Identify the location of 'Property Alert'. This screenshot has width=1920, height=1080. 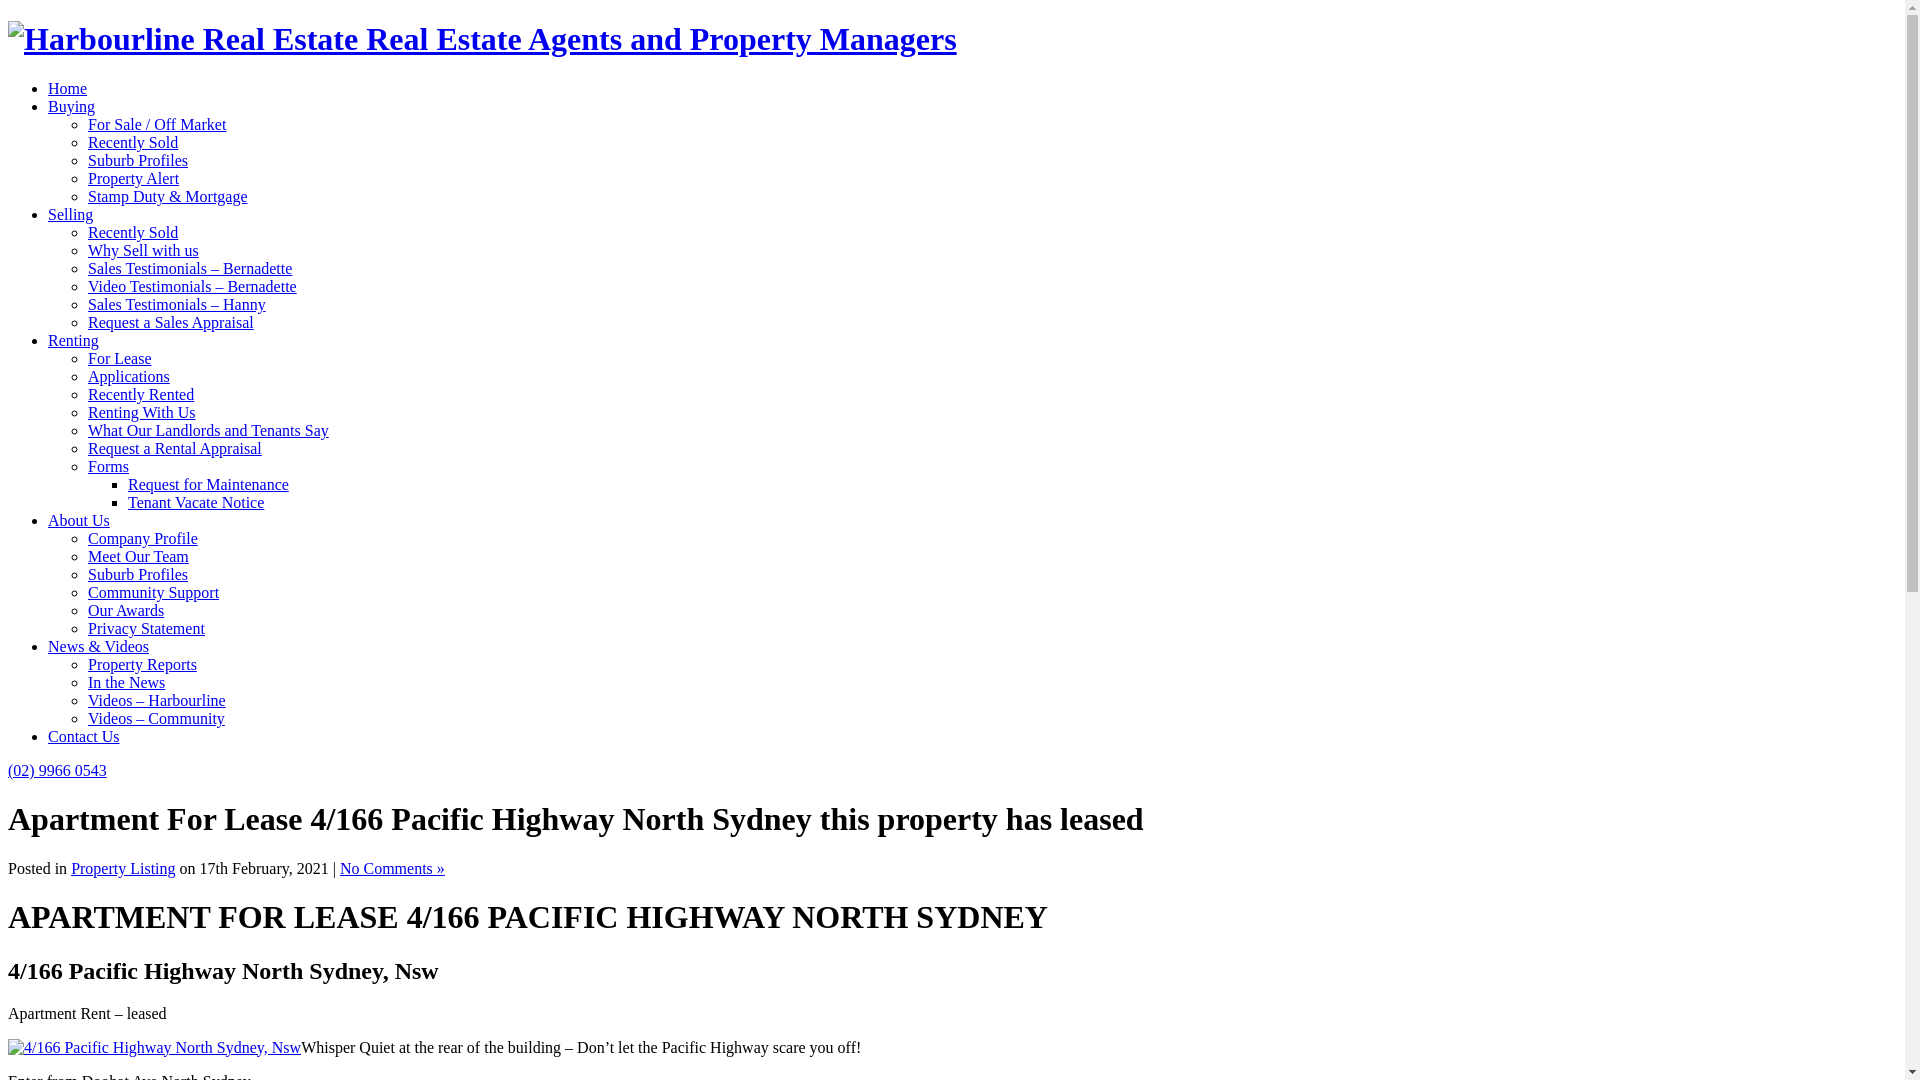
(86, 177).